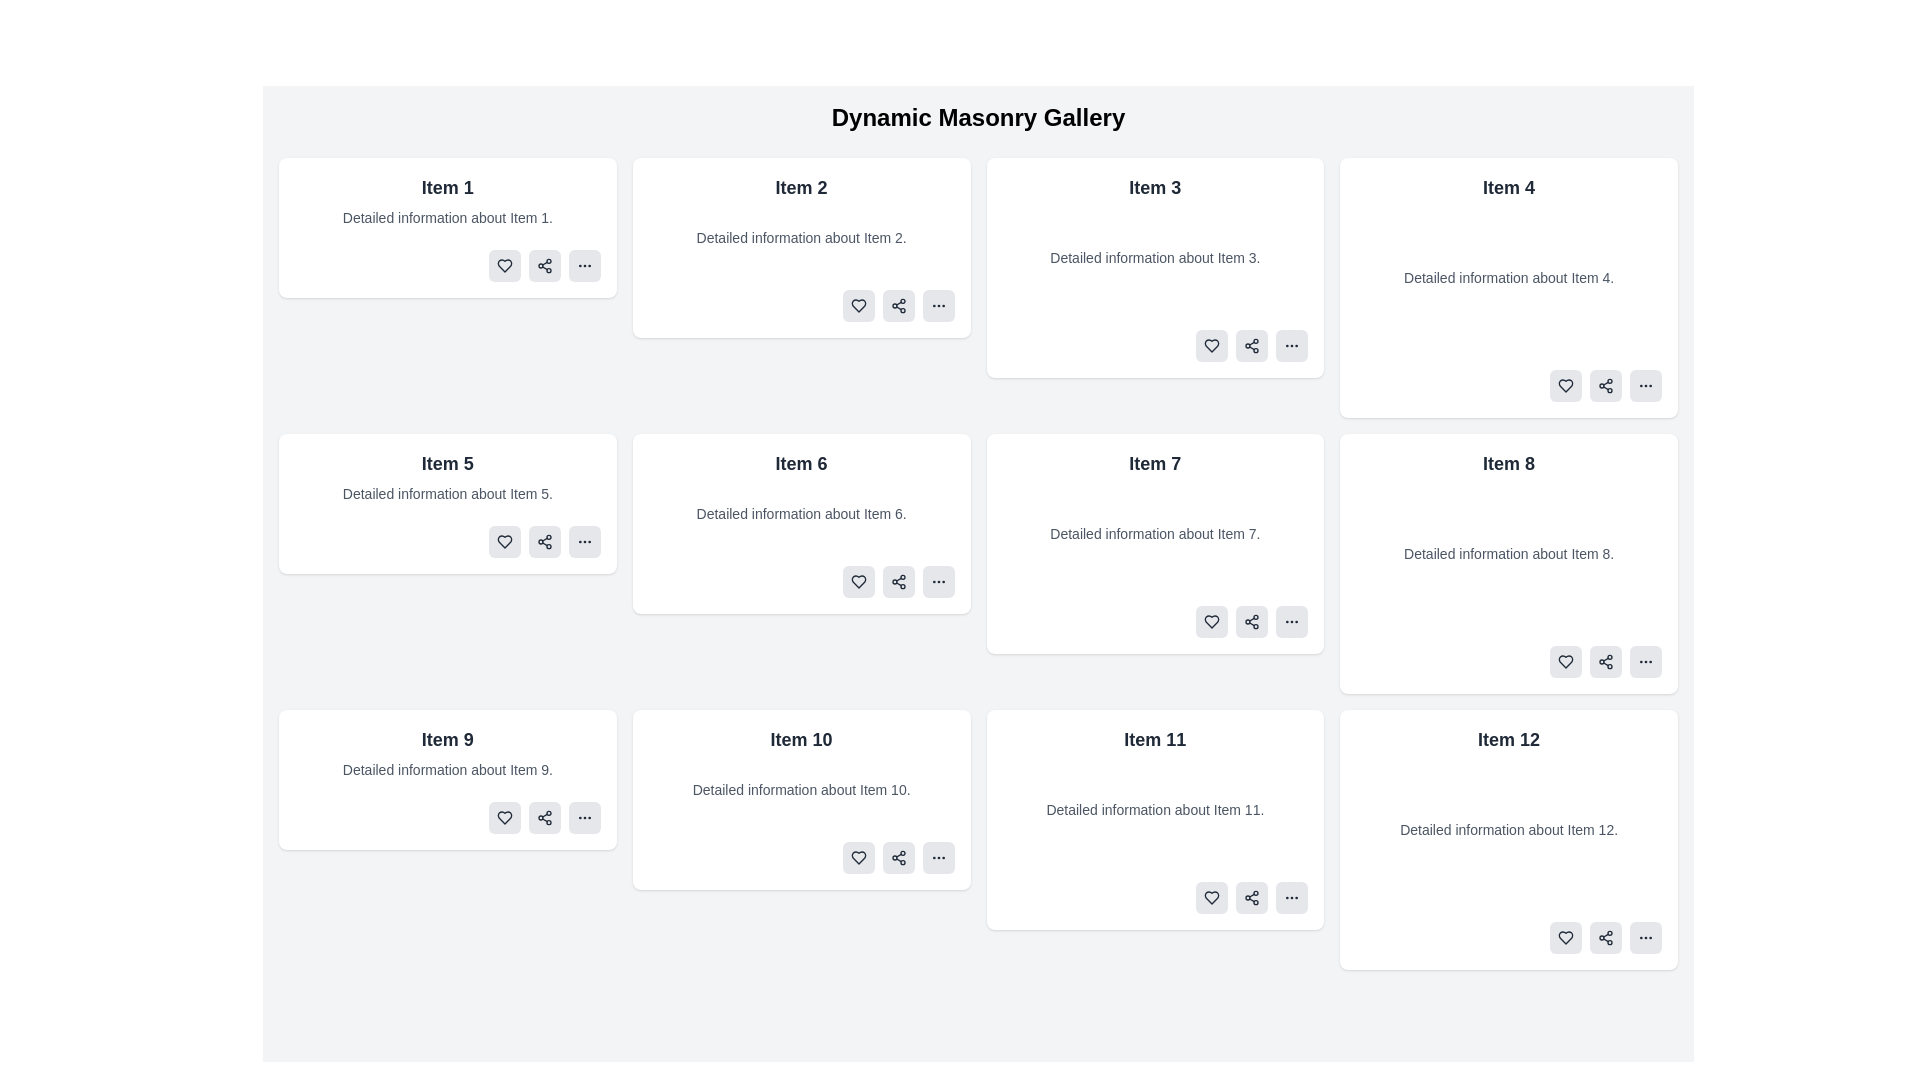  I want to click on the heart-shaped button with a gray background located at the bottom-right of the card for 'Item 7', so click(1211, 620).